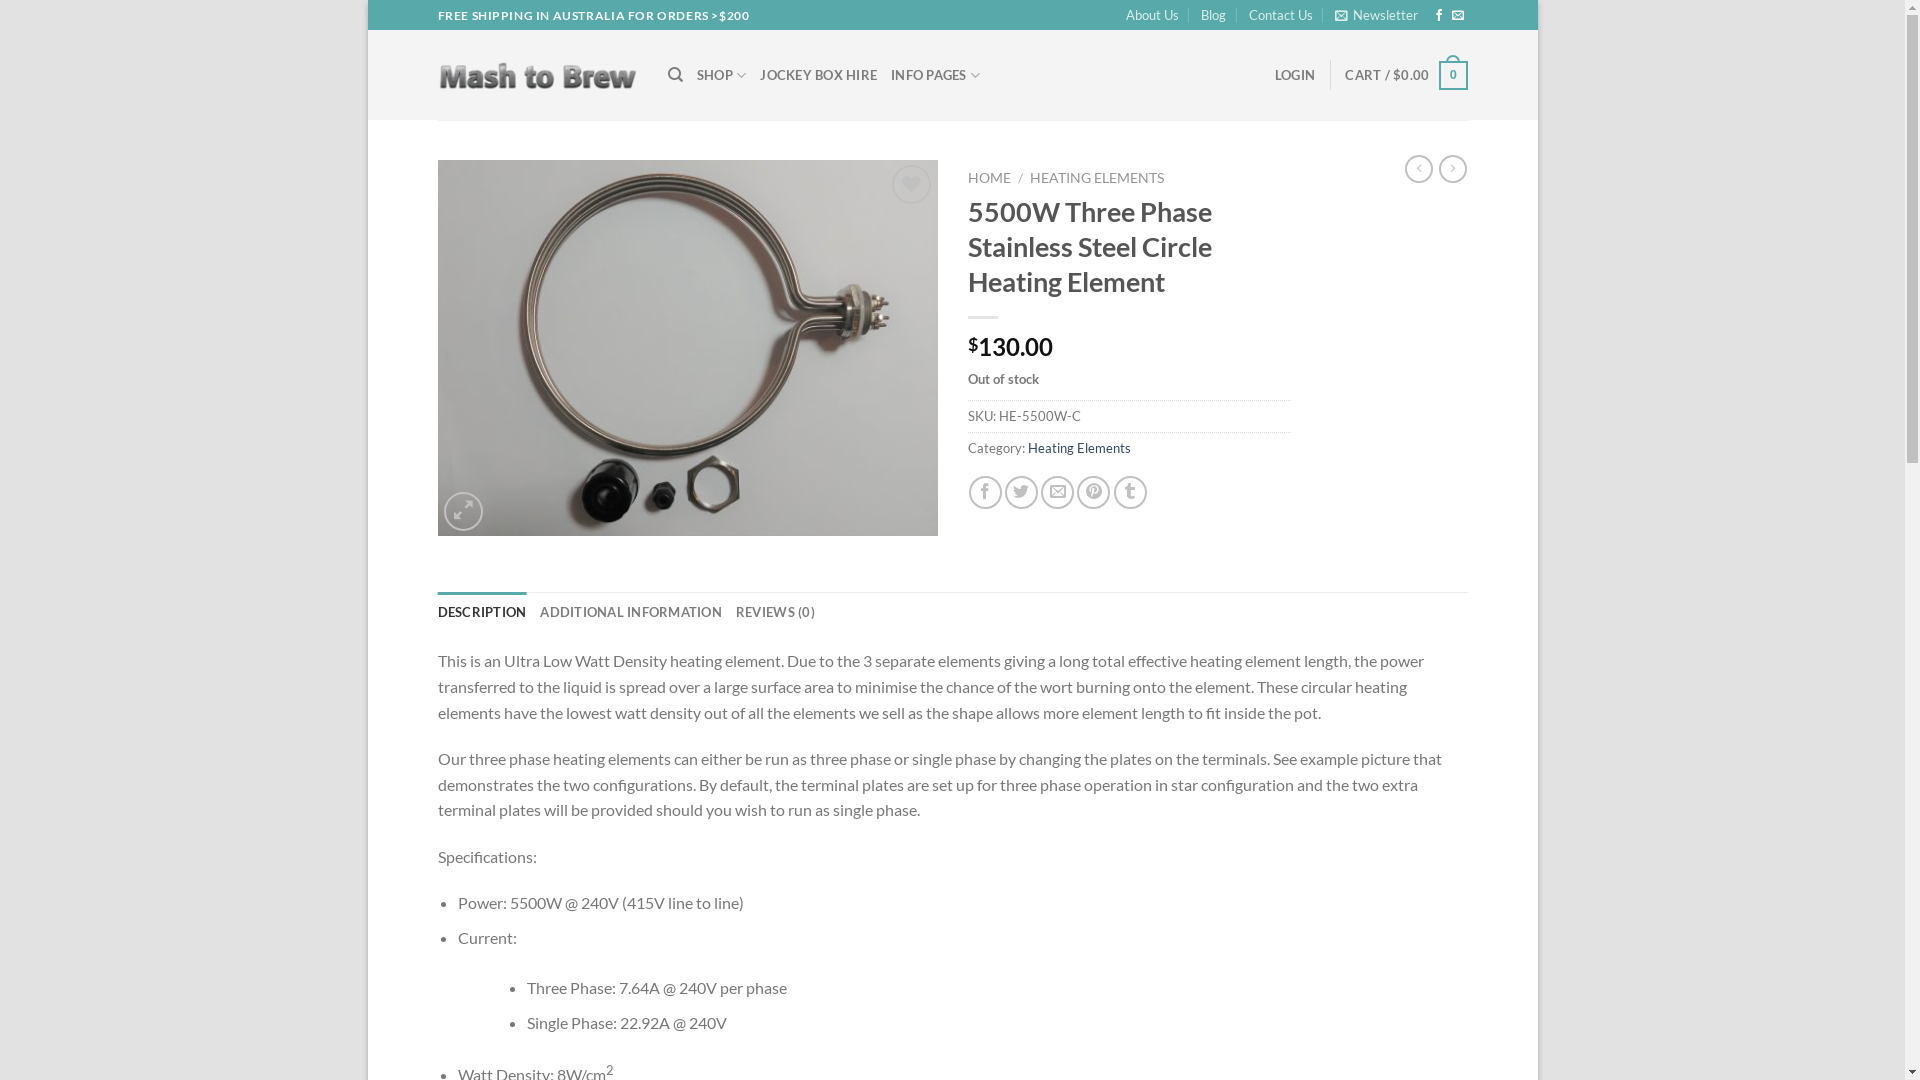 The width and height of the screenshot is (1920, 1080). Describe the element at coordinates (436, 74) in the screenshot. I see `'Mash to Brew - Build you own brewery at home'` at that location.